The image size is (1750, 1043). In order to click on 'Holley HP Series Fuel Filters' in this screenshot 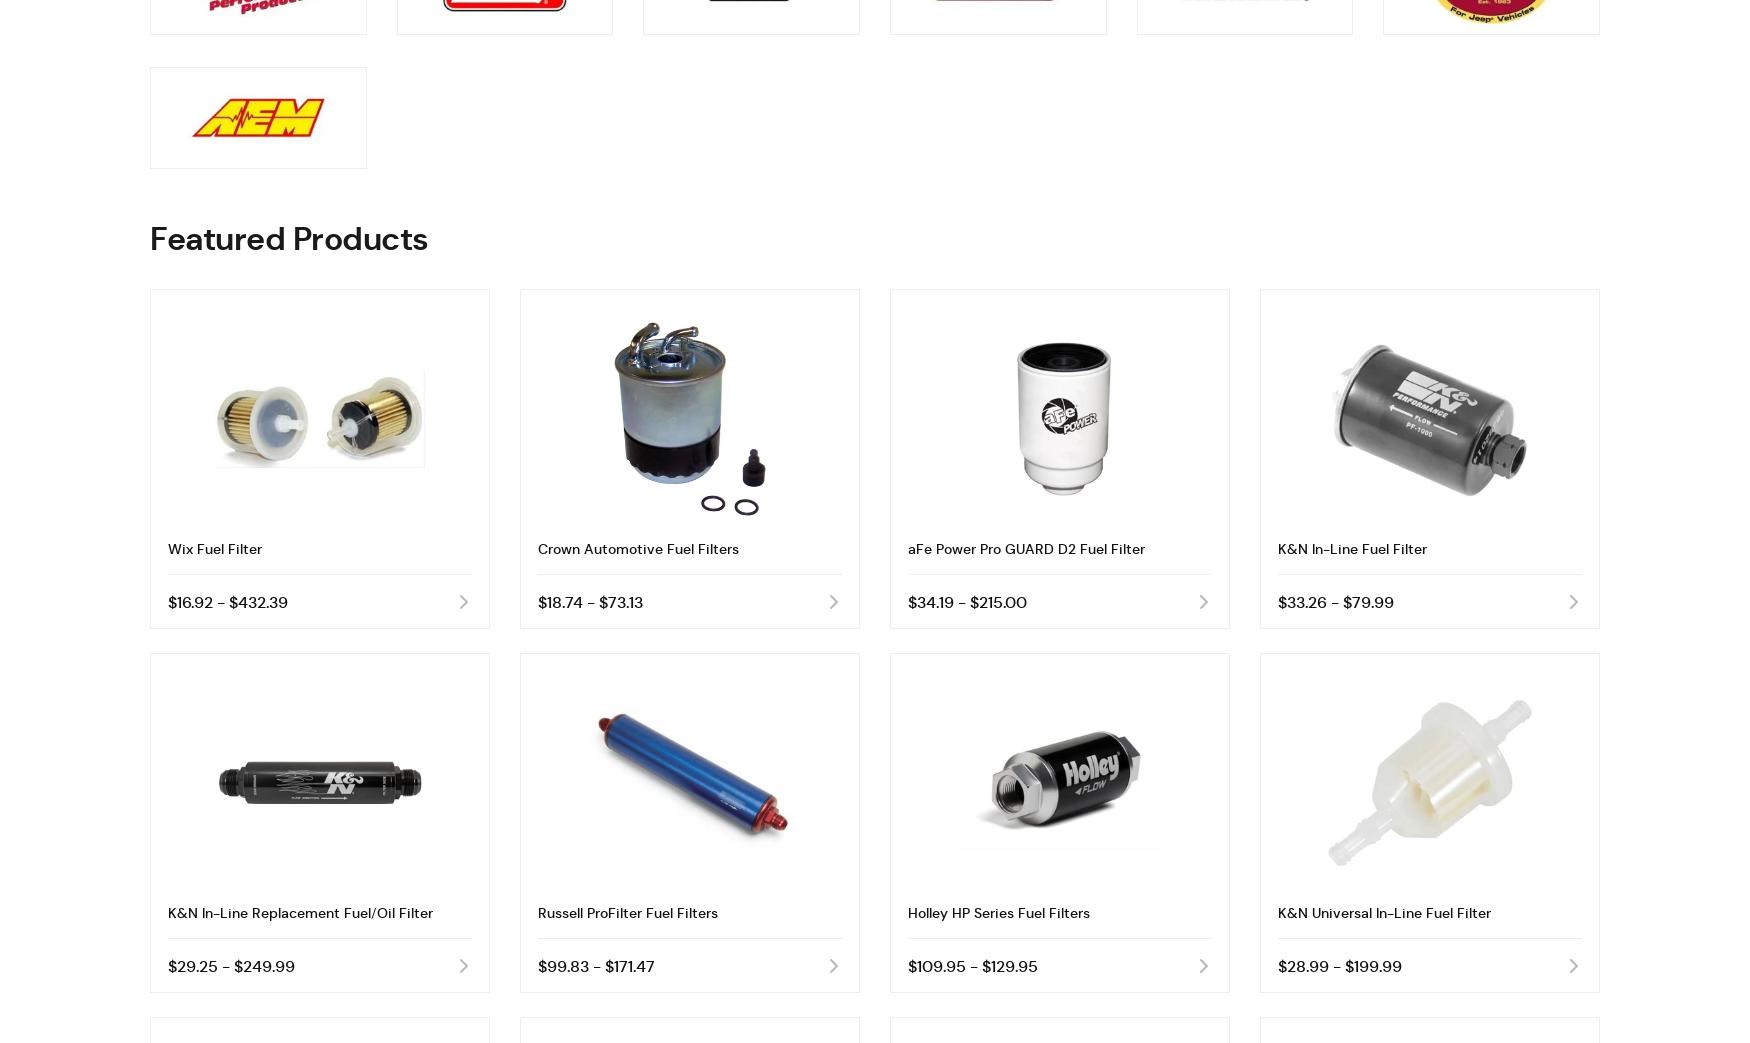, I will do `click(999, 912)`.